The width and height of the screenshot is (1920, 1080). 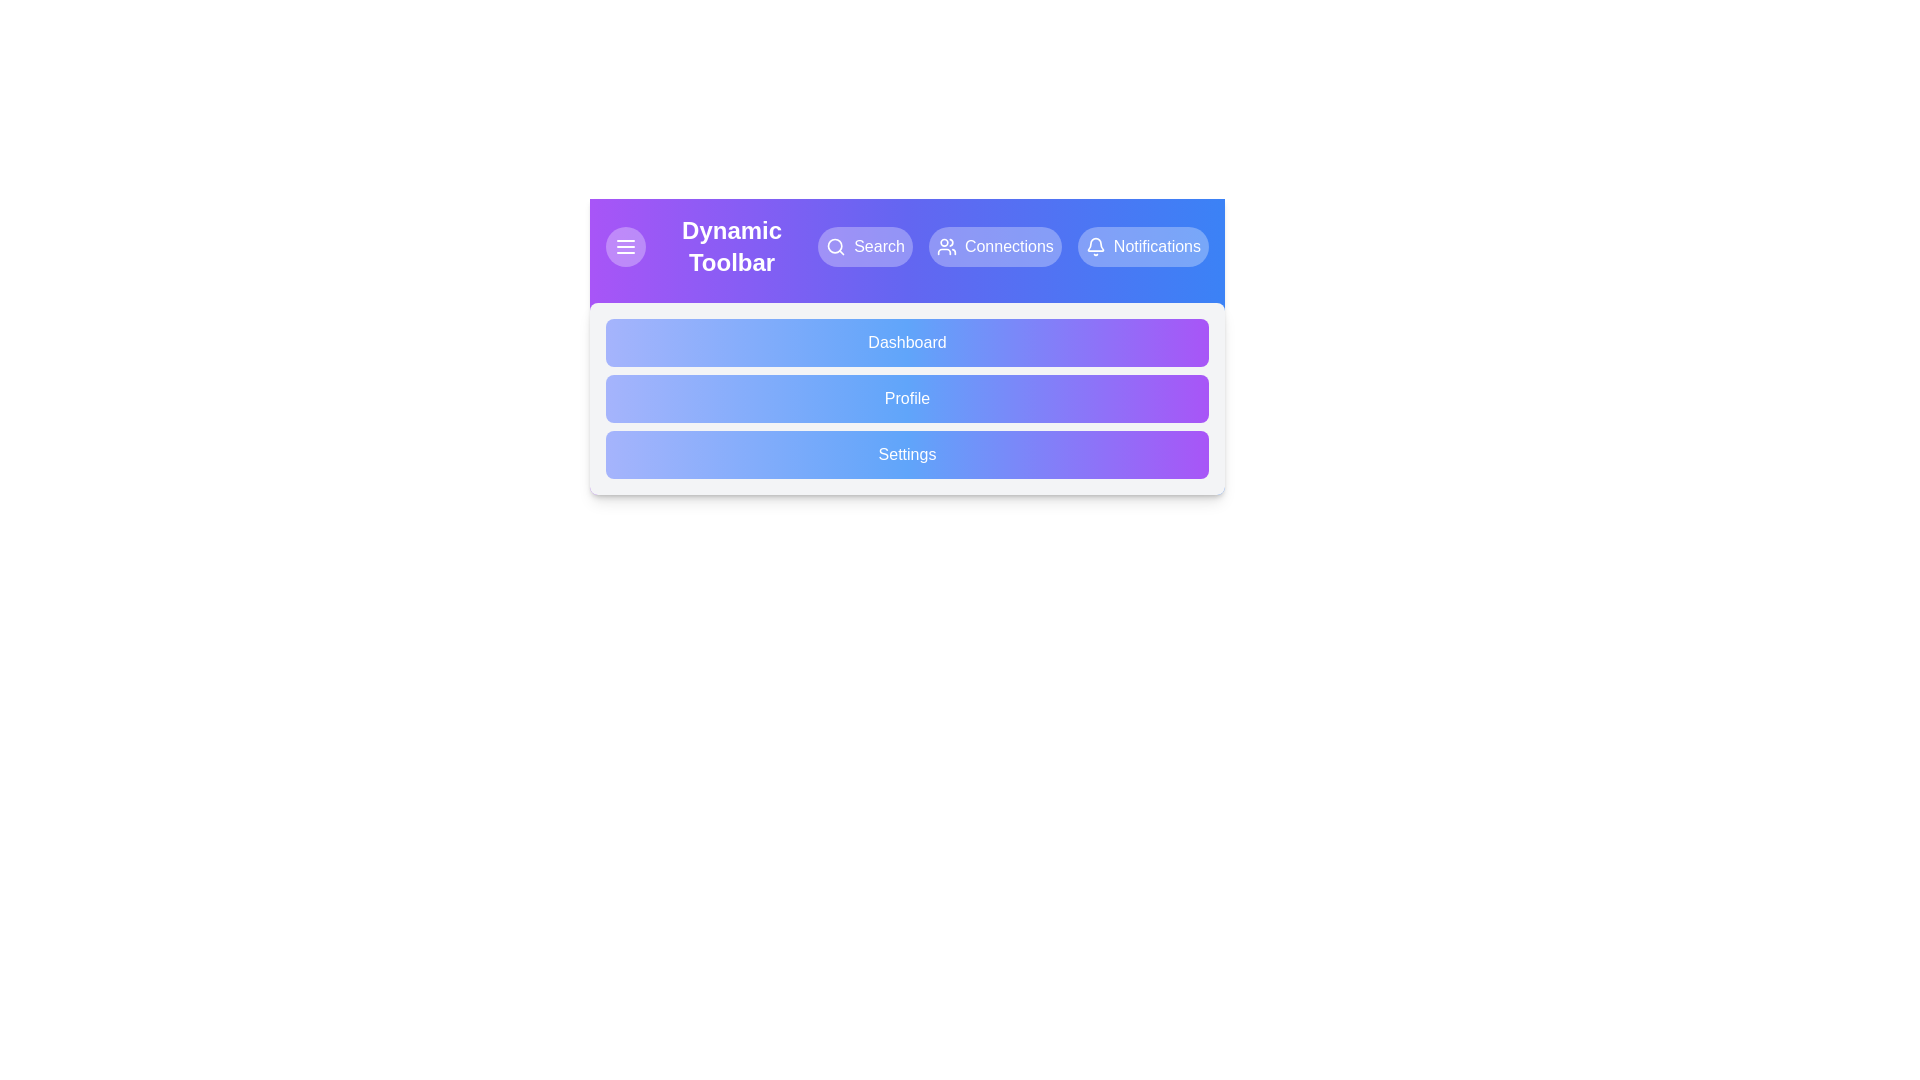 I want to click on the 'Dashboard' option in the menu, so click(x=906, y=342).